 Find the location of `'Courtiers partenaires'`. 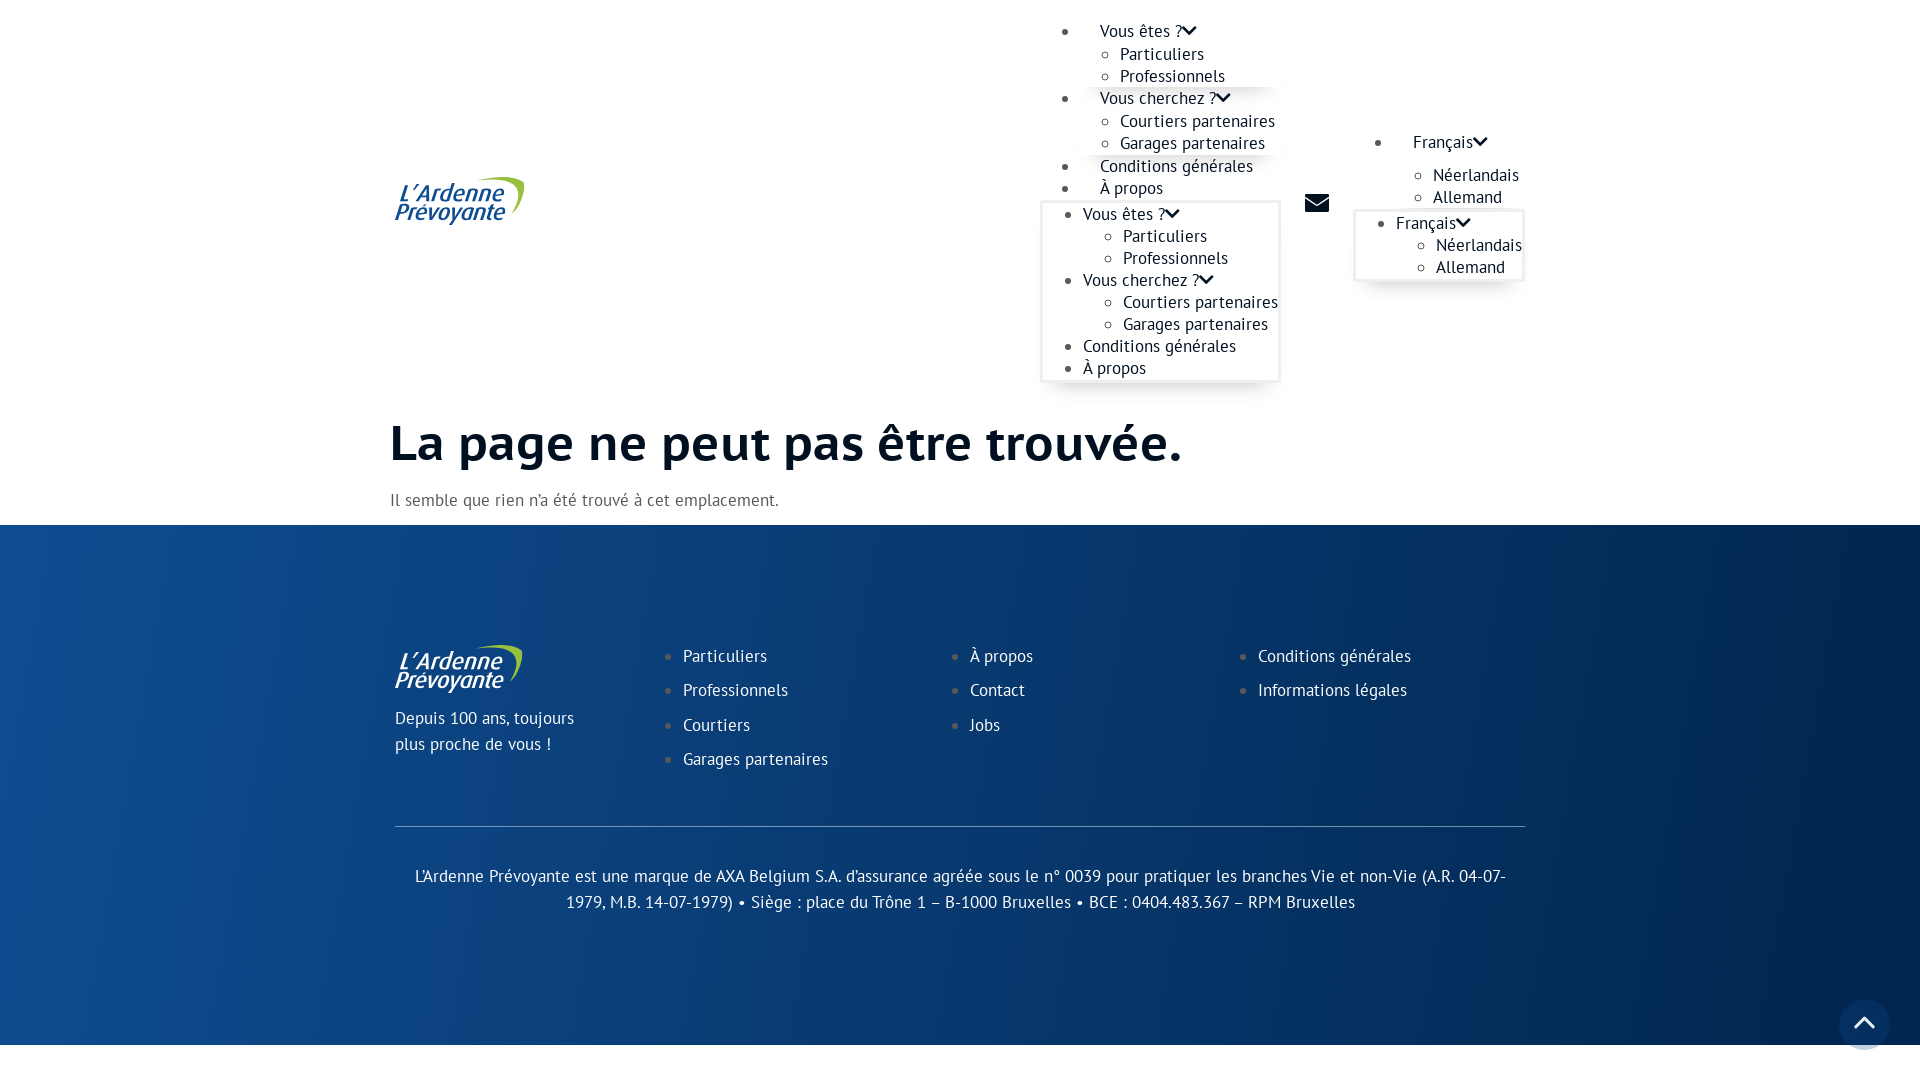

'Courtiers partenaires' is located at coordinates (1123, 301).